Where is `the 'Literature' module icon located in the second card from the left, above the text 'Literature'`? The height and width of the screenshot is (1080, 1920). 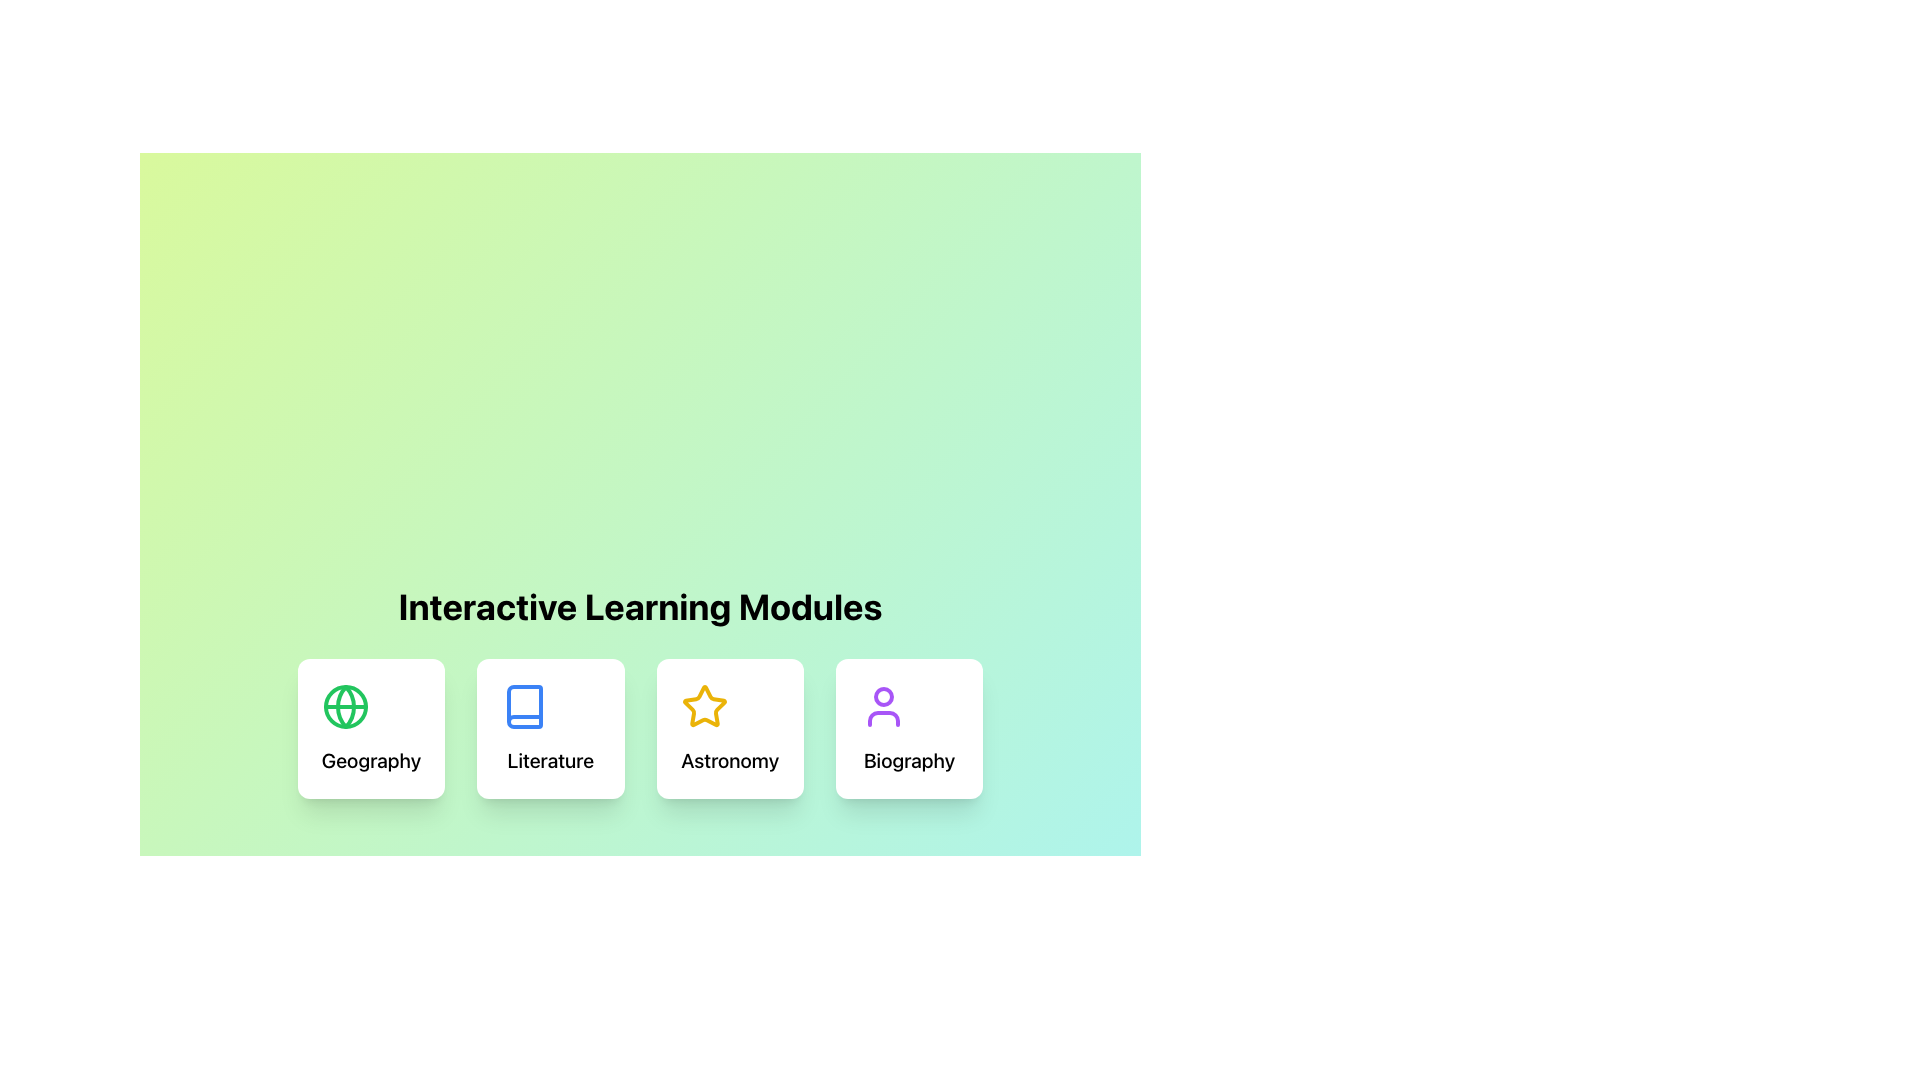 the 'Literature' module icon located in the second card from the left, above the text 'Literature' is located at coordinates (525, 705).